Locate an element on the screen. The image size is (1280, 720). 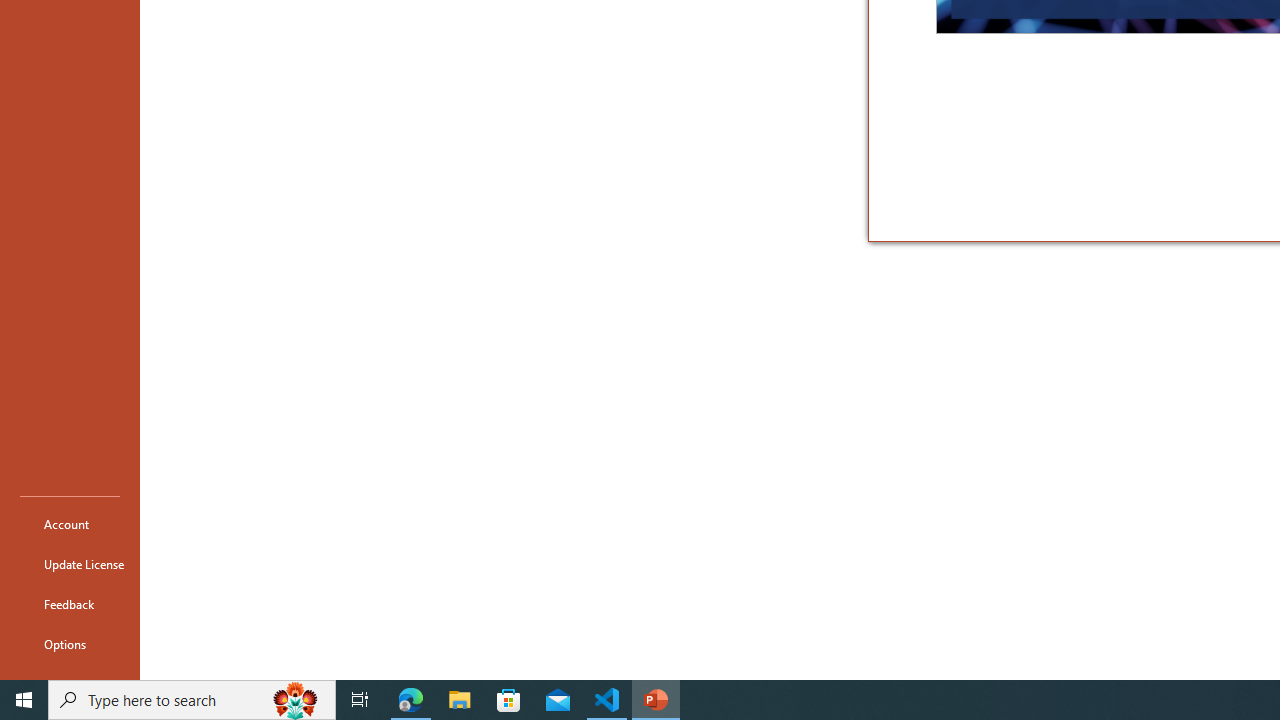
'Feedback' is located at coordinates (69, 603).